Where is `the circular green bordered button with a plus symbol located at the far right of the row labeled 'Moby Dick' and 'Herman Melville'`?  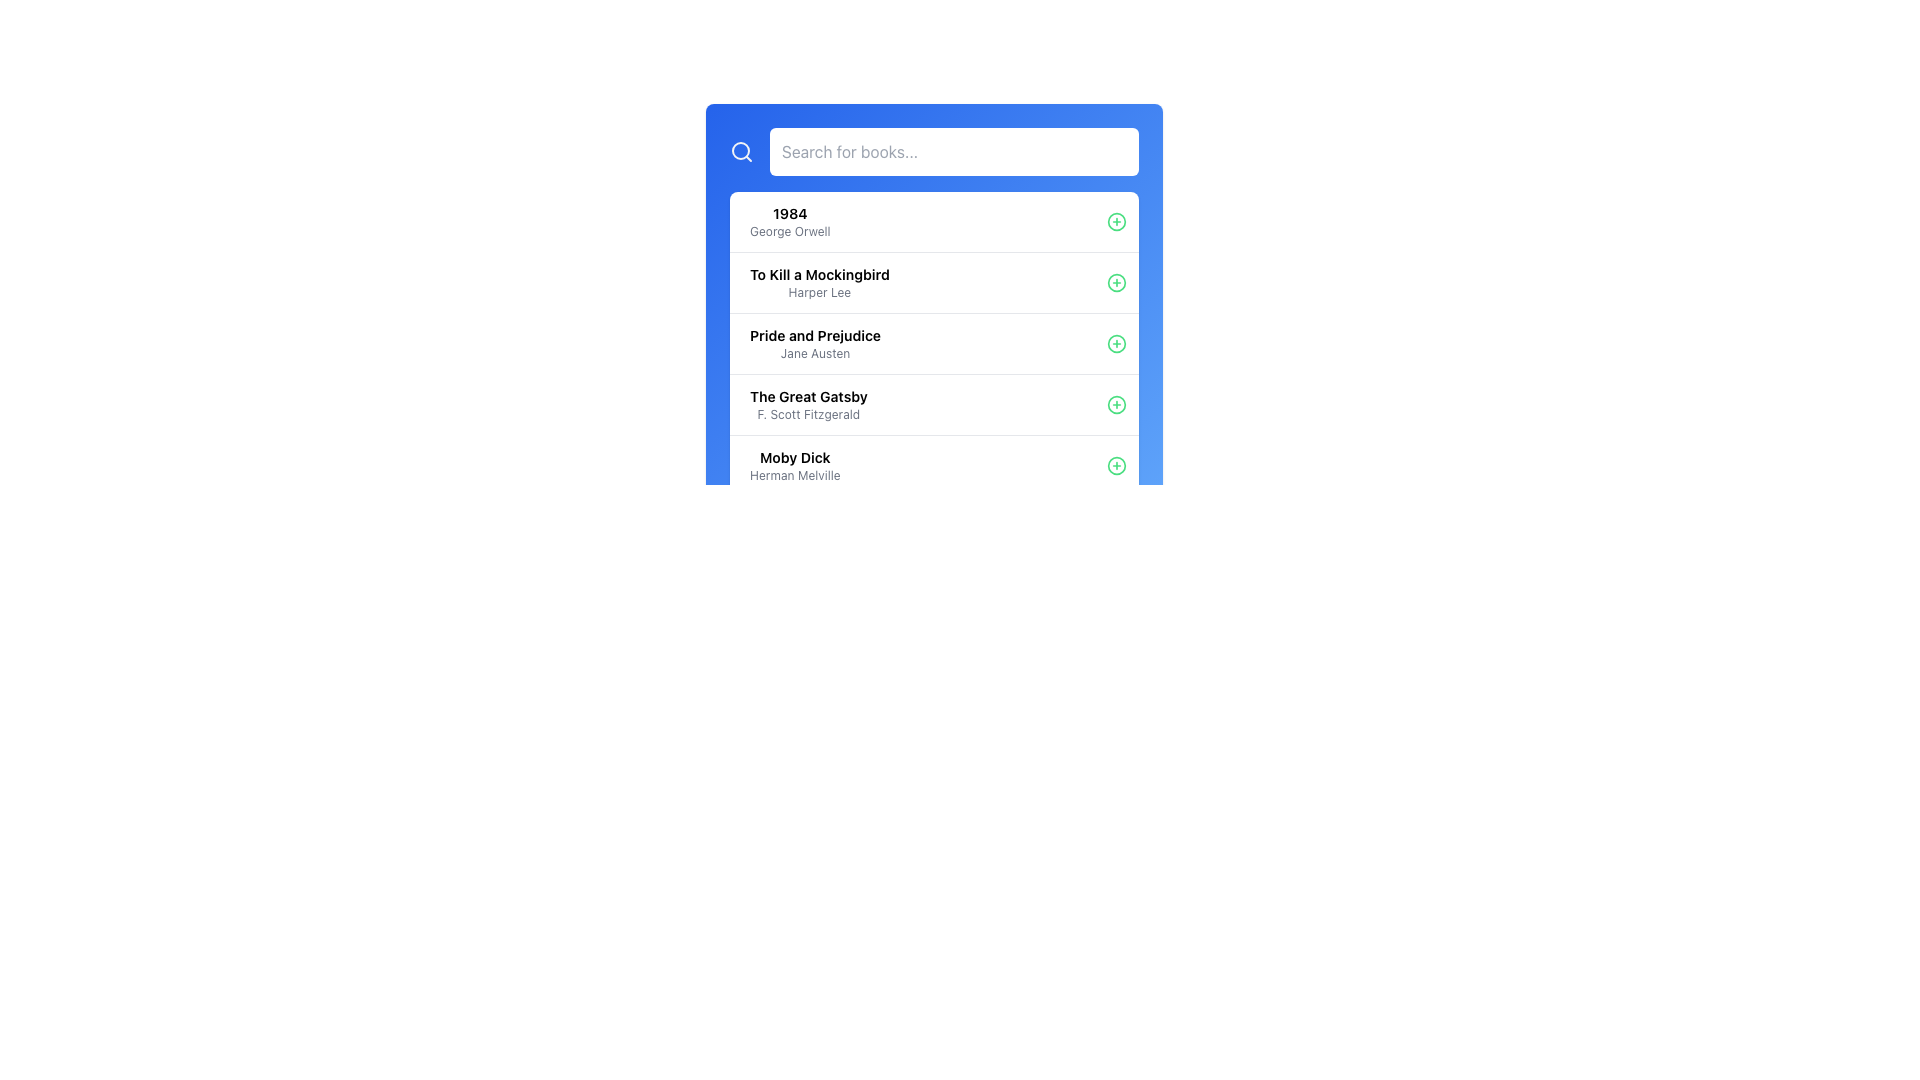
the circular green bordered button with a plus symbol located at the far right of the row labeled 'Moby Dick' and 'Herman Melville' is located at coordinates (1116, 466).